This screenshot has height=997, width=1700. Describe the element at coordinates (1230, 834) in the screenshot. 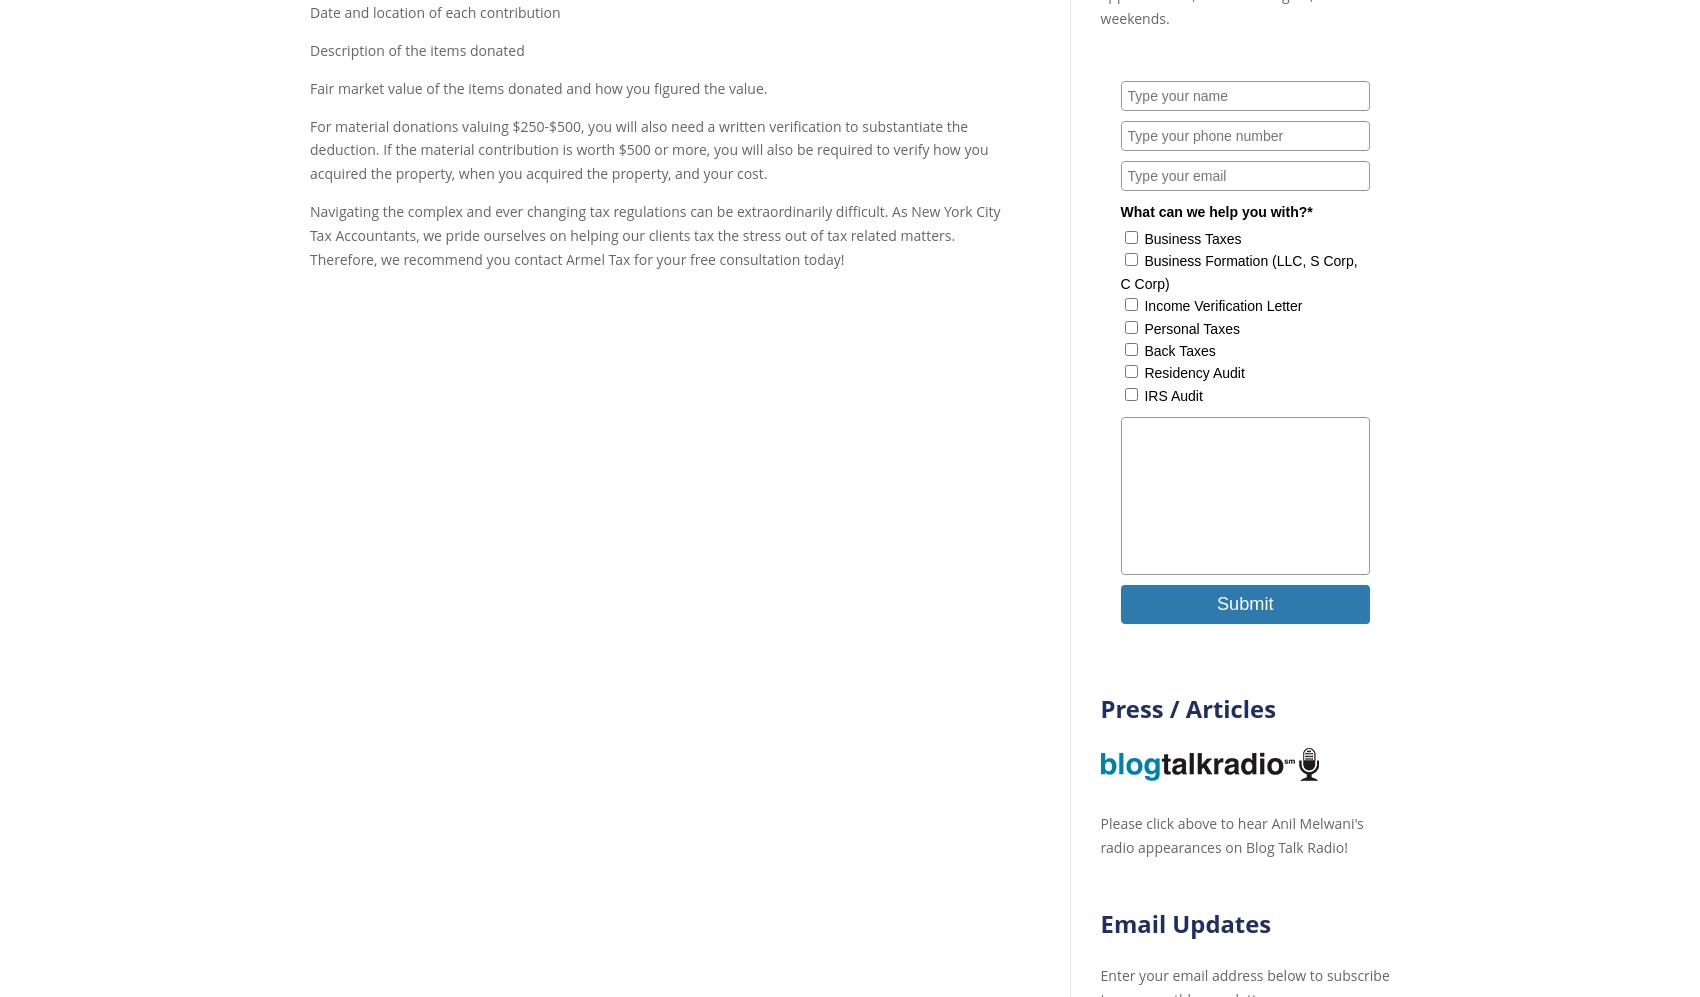

I see `'Please click above to hear Anil Melwani's radio appearances on  Blog Talk Radio!'` at that location.